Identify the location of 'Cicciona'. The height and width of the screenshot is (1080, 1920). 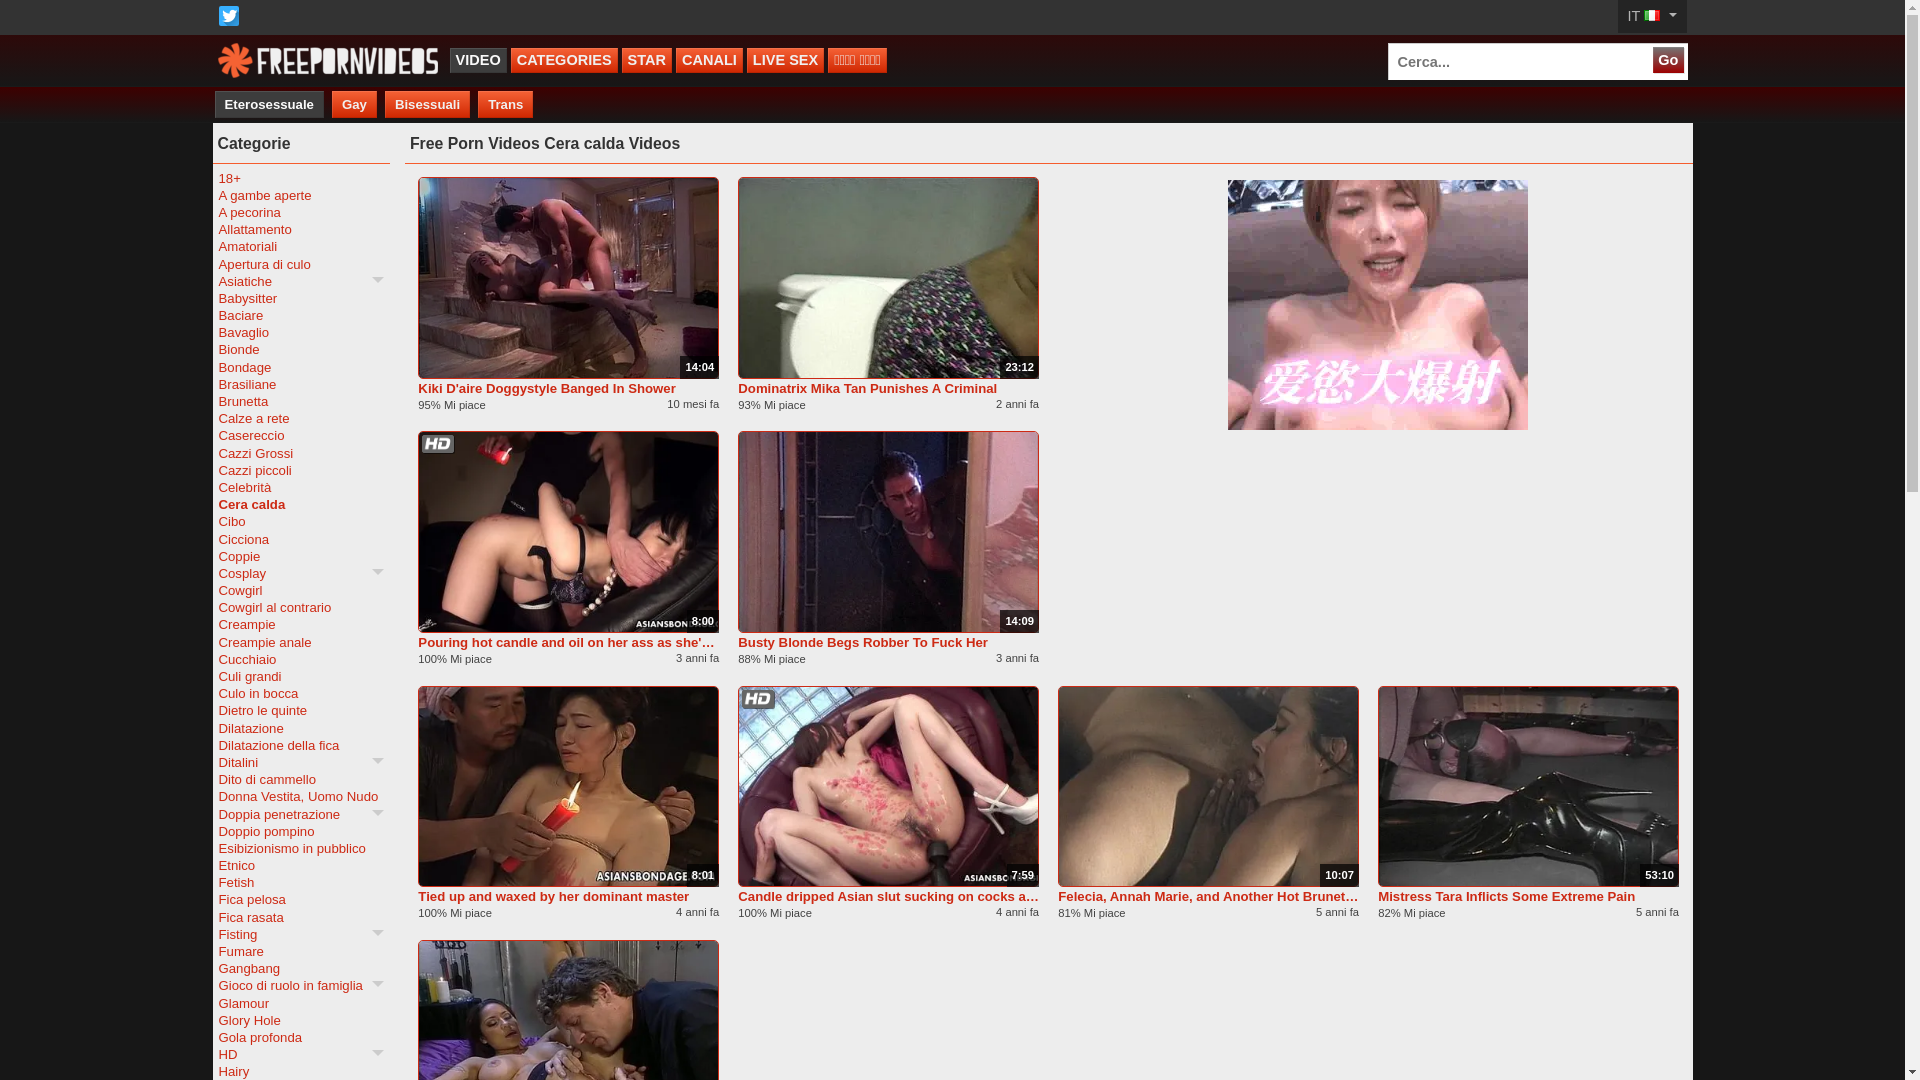
(300, 537).